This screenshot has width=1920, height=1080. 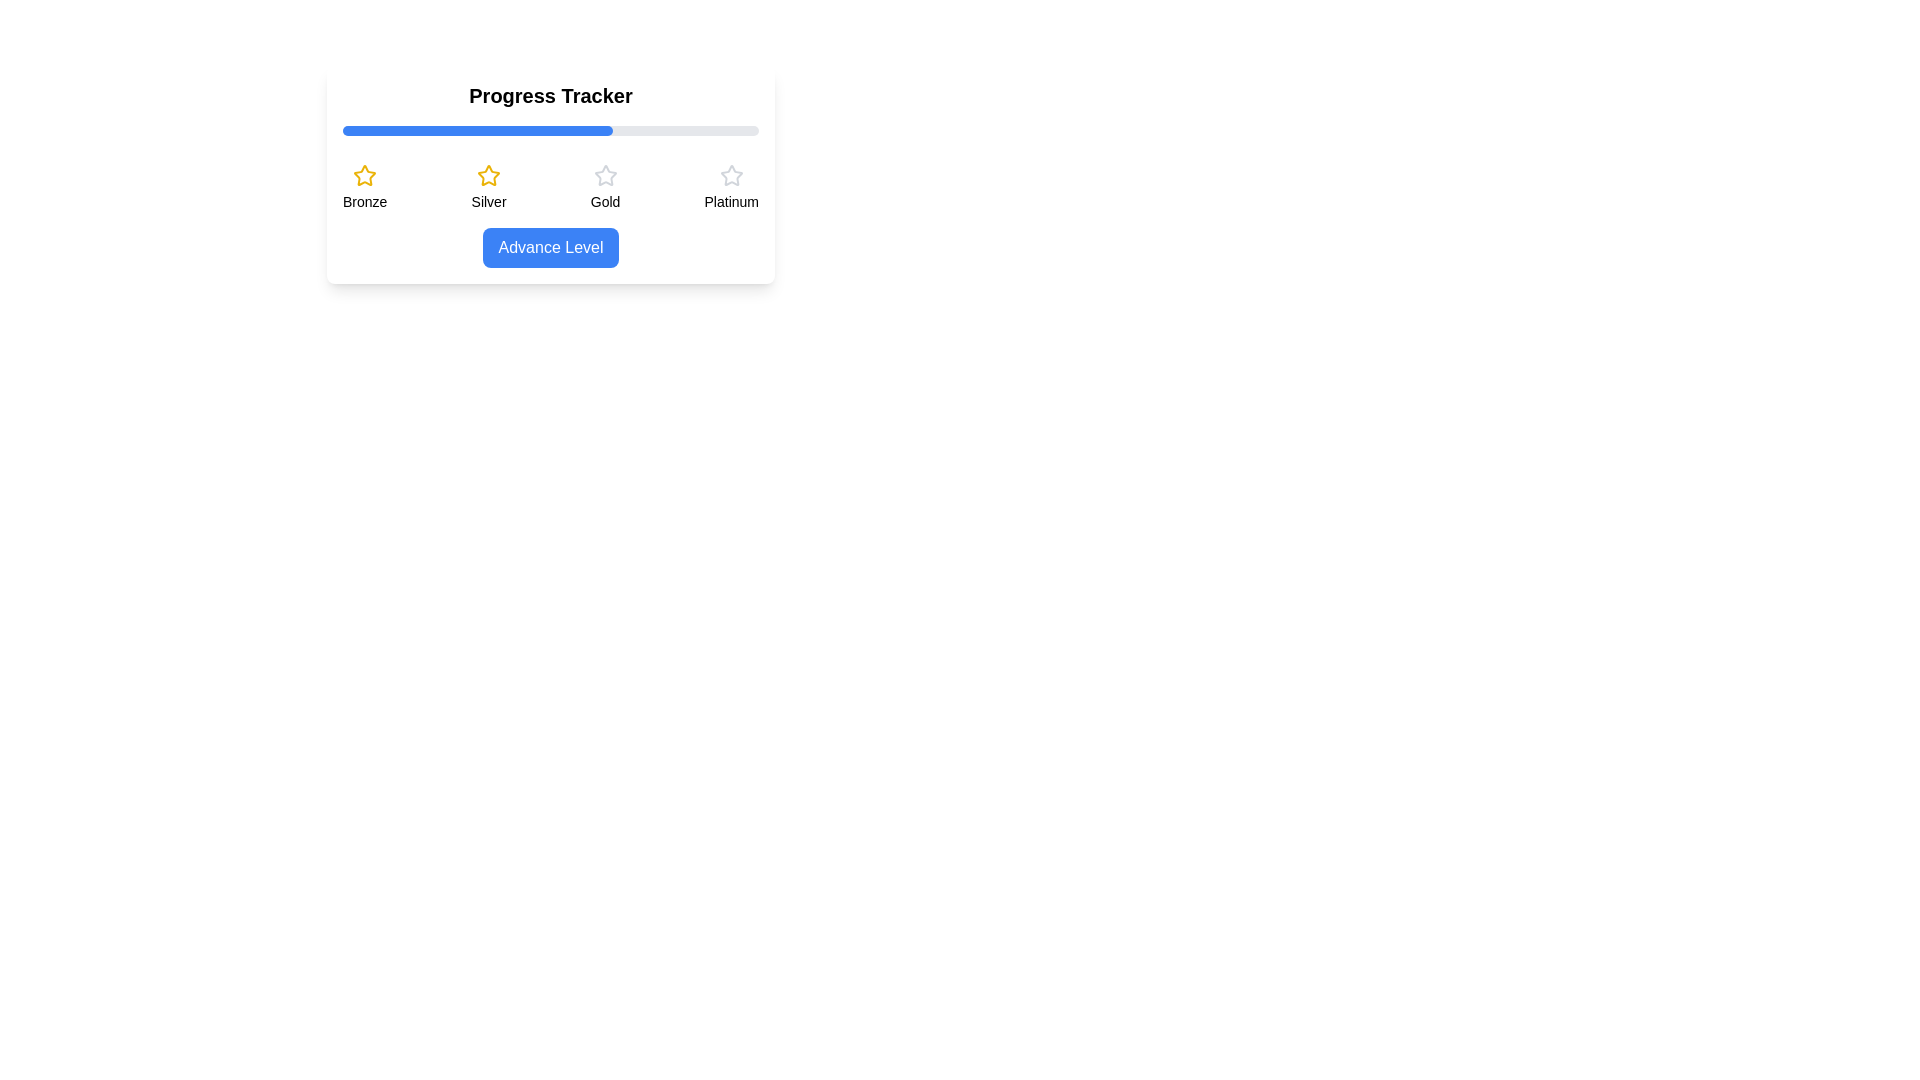 What do you see at coordinates (551, 246) in the screenshot?
I see `the 'Advance Level' button located at the bottom center of the 'Progress Tracker' card layout to trigger a visual change` at bounding box center [551, 246].